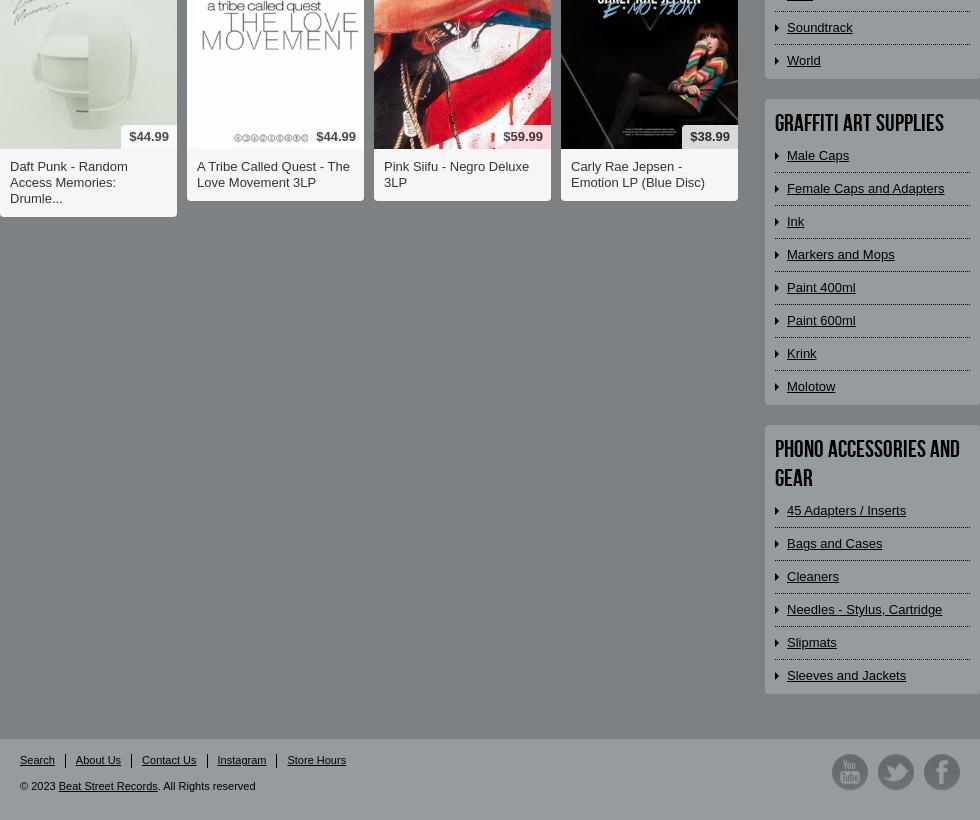 This screenshot has height=820, width=980. What do you see at coordinates (37, 758) in the screenshot?
I see `'Search'` at bounding box center [37, 758].